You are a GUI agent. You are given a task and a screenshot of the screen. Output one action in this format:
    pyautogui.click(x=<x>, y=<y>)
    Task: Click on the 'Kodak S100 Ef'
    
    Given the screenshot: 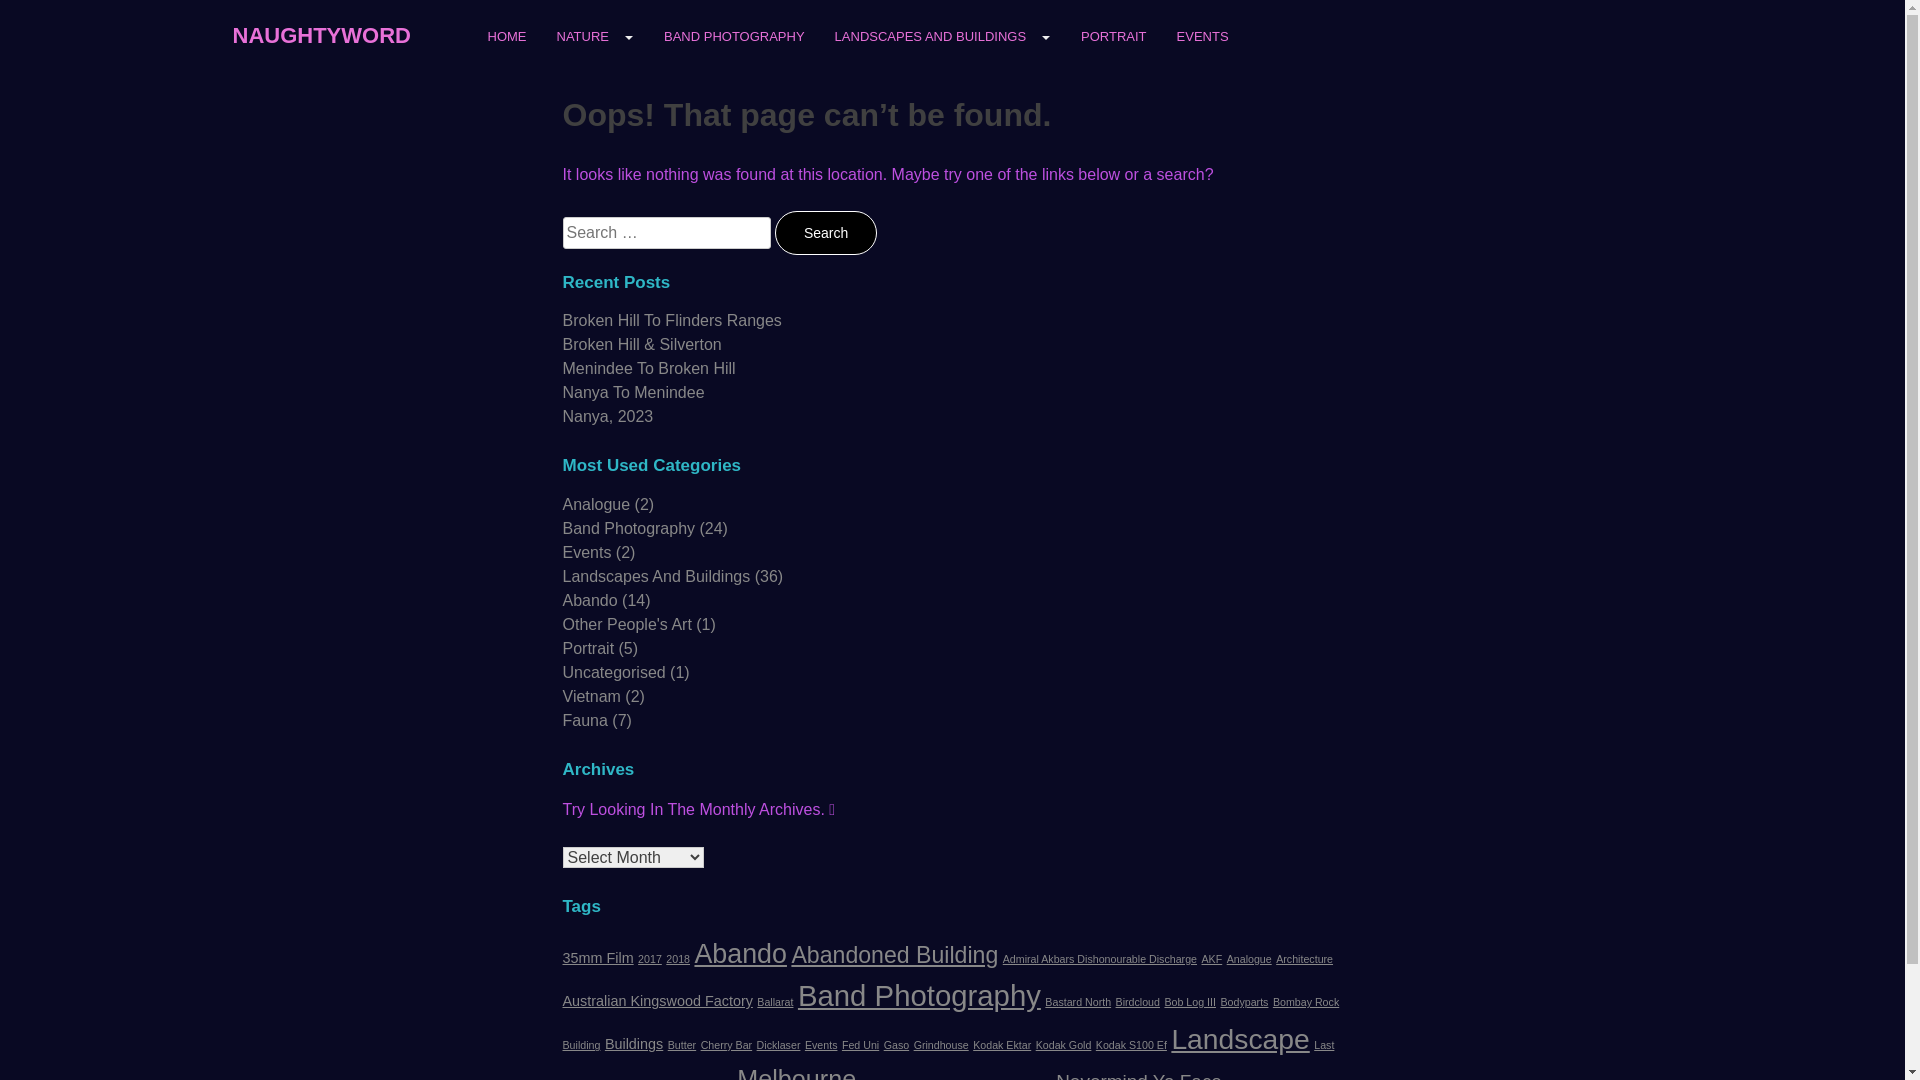 What is the action you would take?
    pyautogui.click(x=1094, y=1044)
    